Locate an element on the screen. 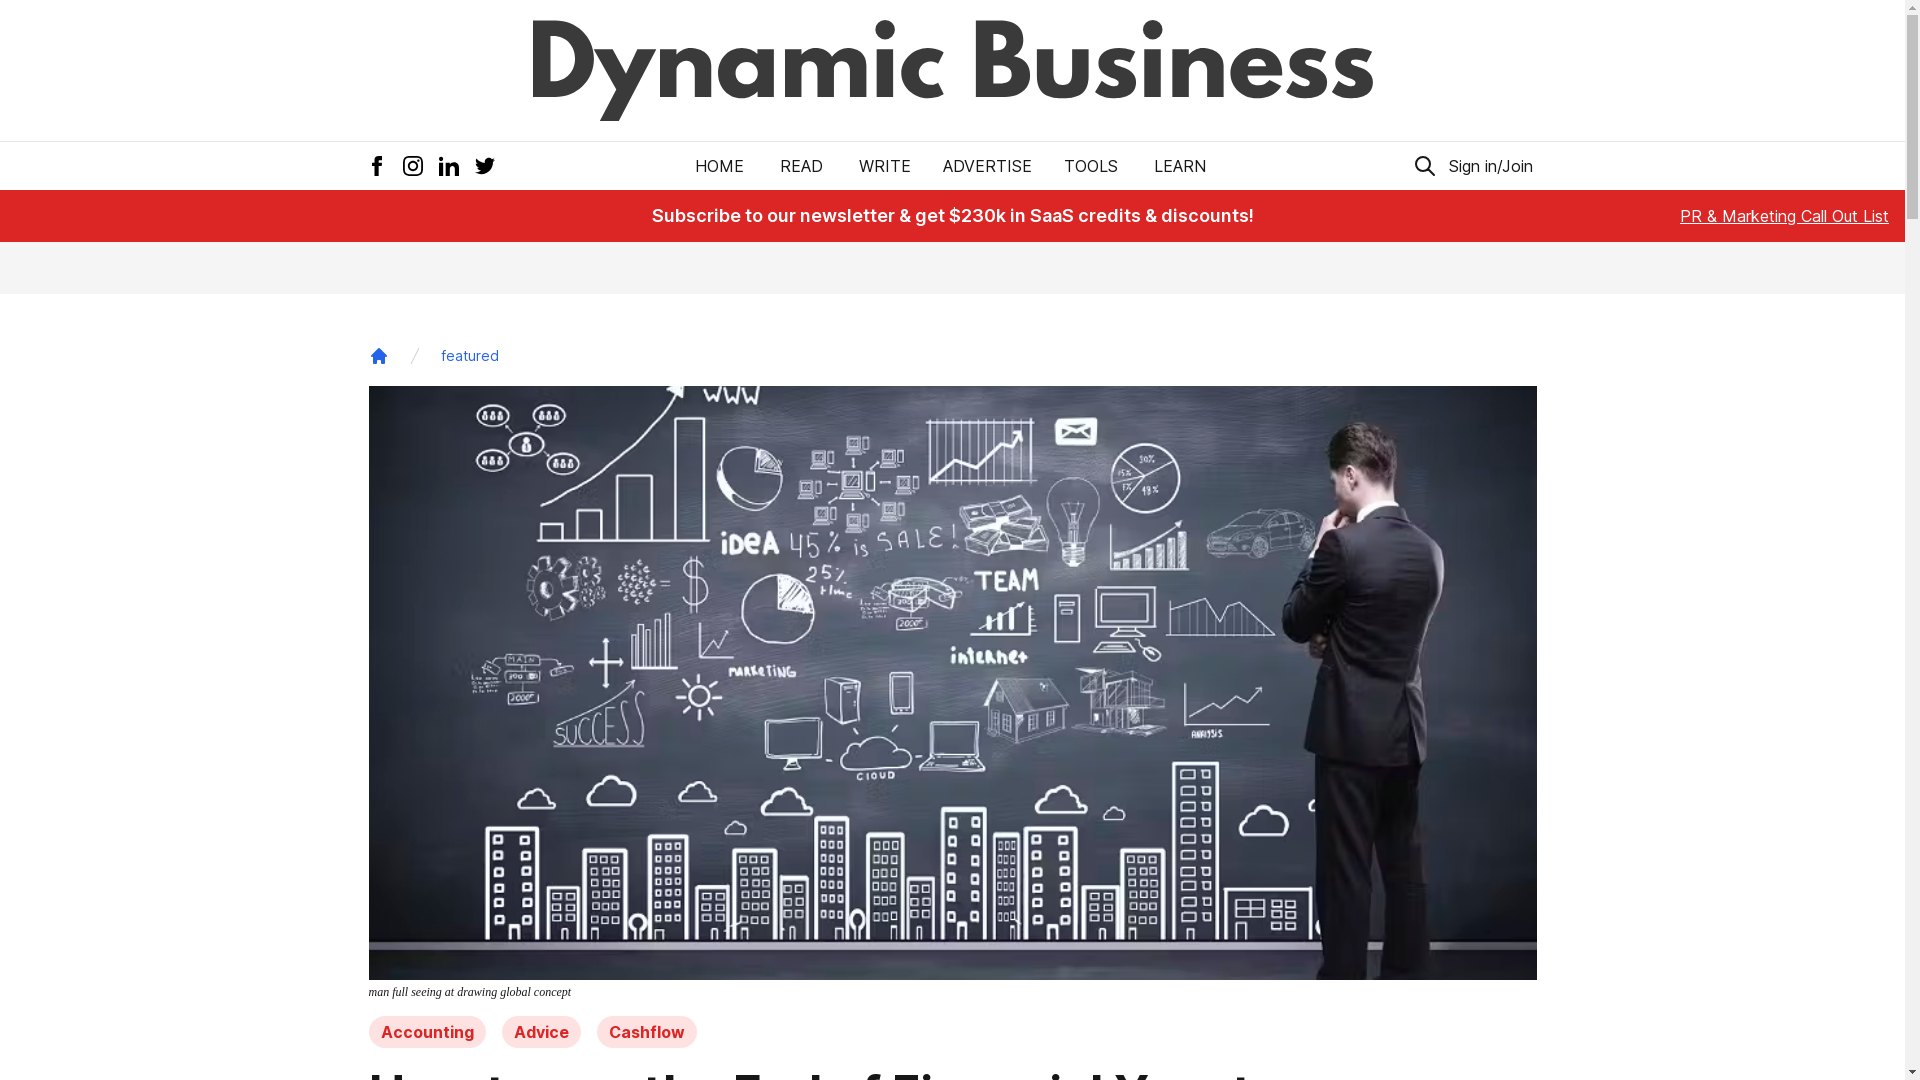  'HOME' is located at coordinates (719, 164).